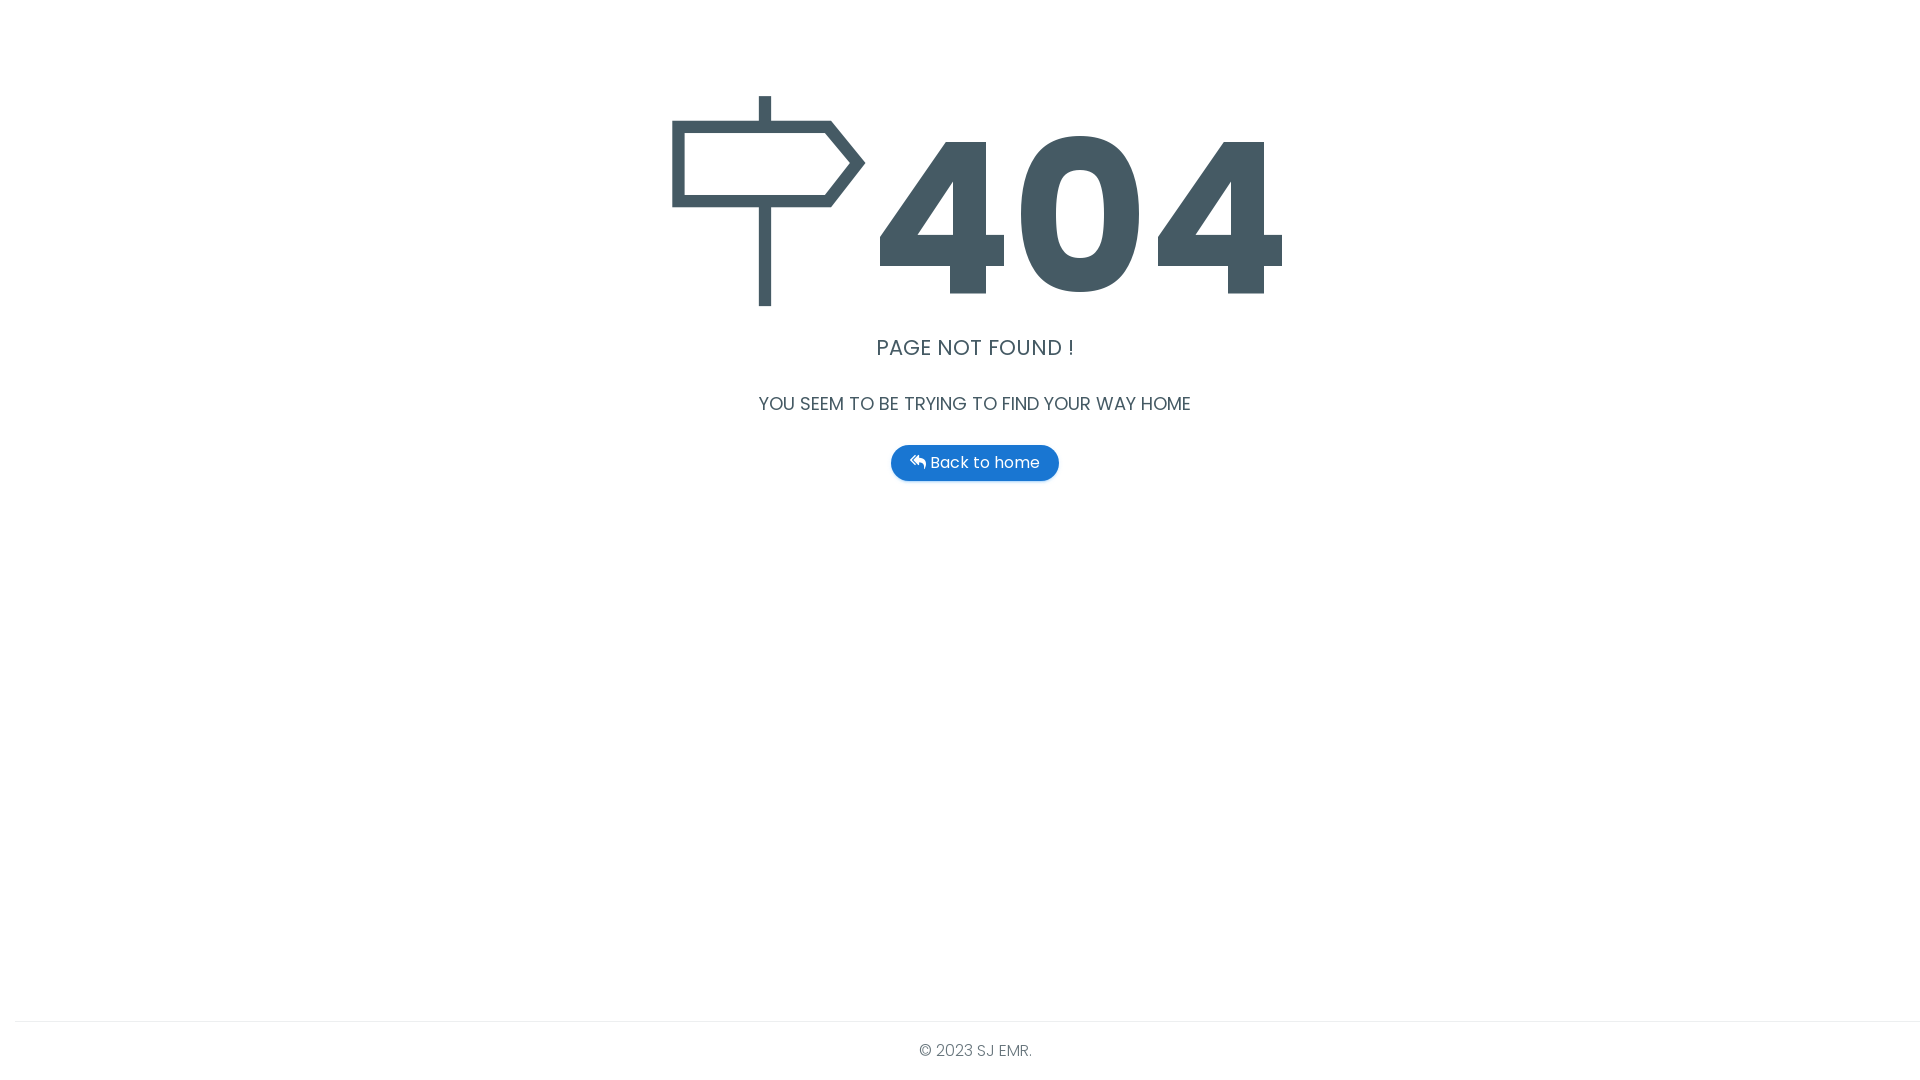 This screenshot has width=1920, height=1080. I want to click on 'Back to home', so click(974, 462).